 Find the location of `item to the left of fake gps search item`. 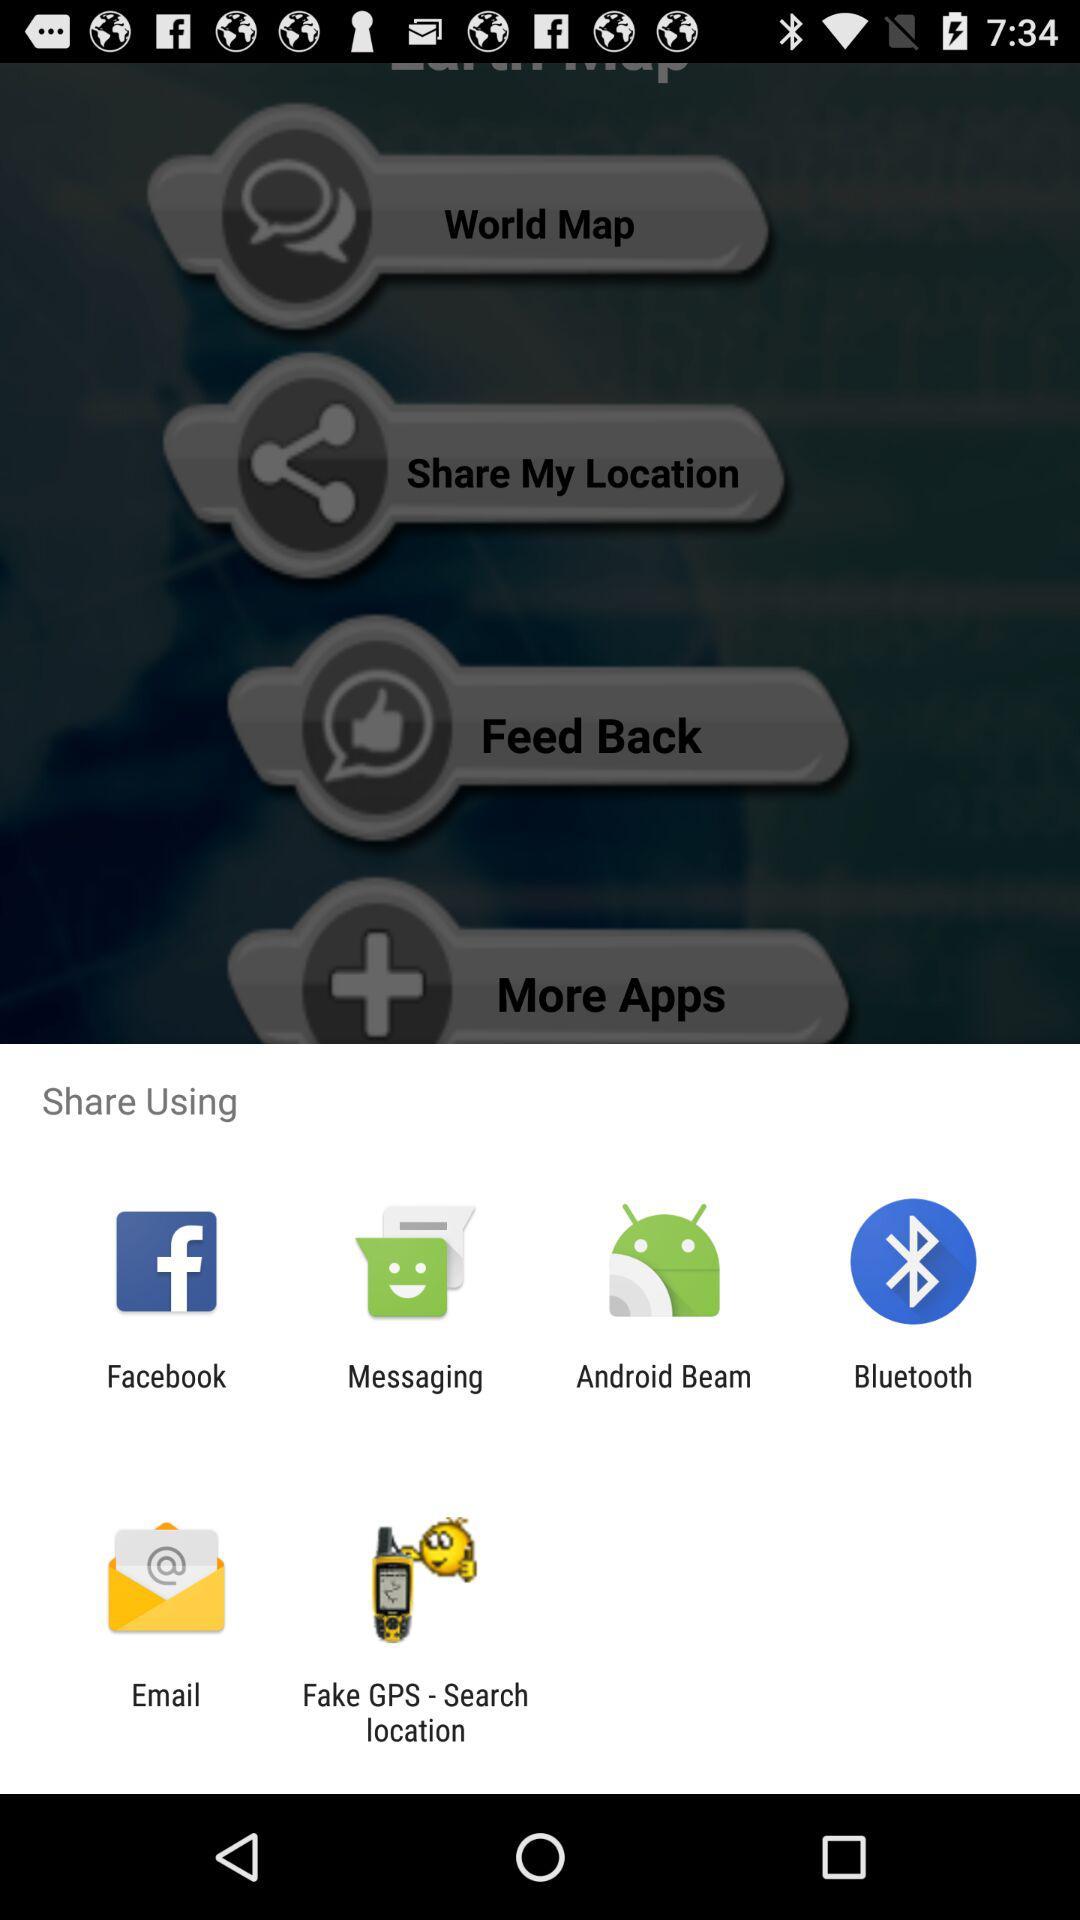

item to the left of fake gps search item is located at coordinates (165, 1711).